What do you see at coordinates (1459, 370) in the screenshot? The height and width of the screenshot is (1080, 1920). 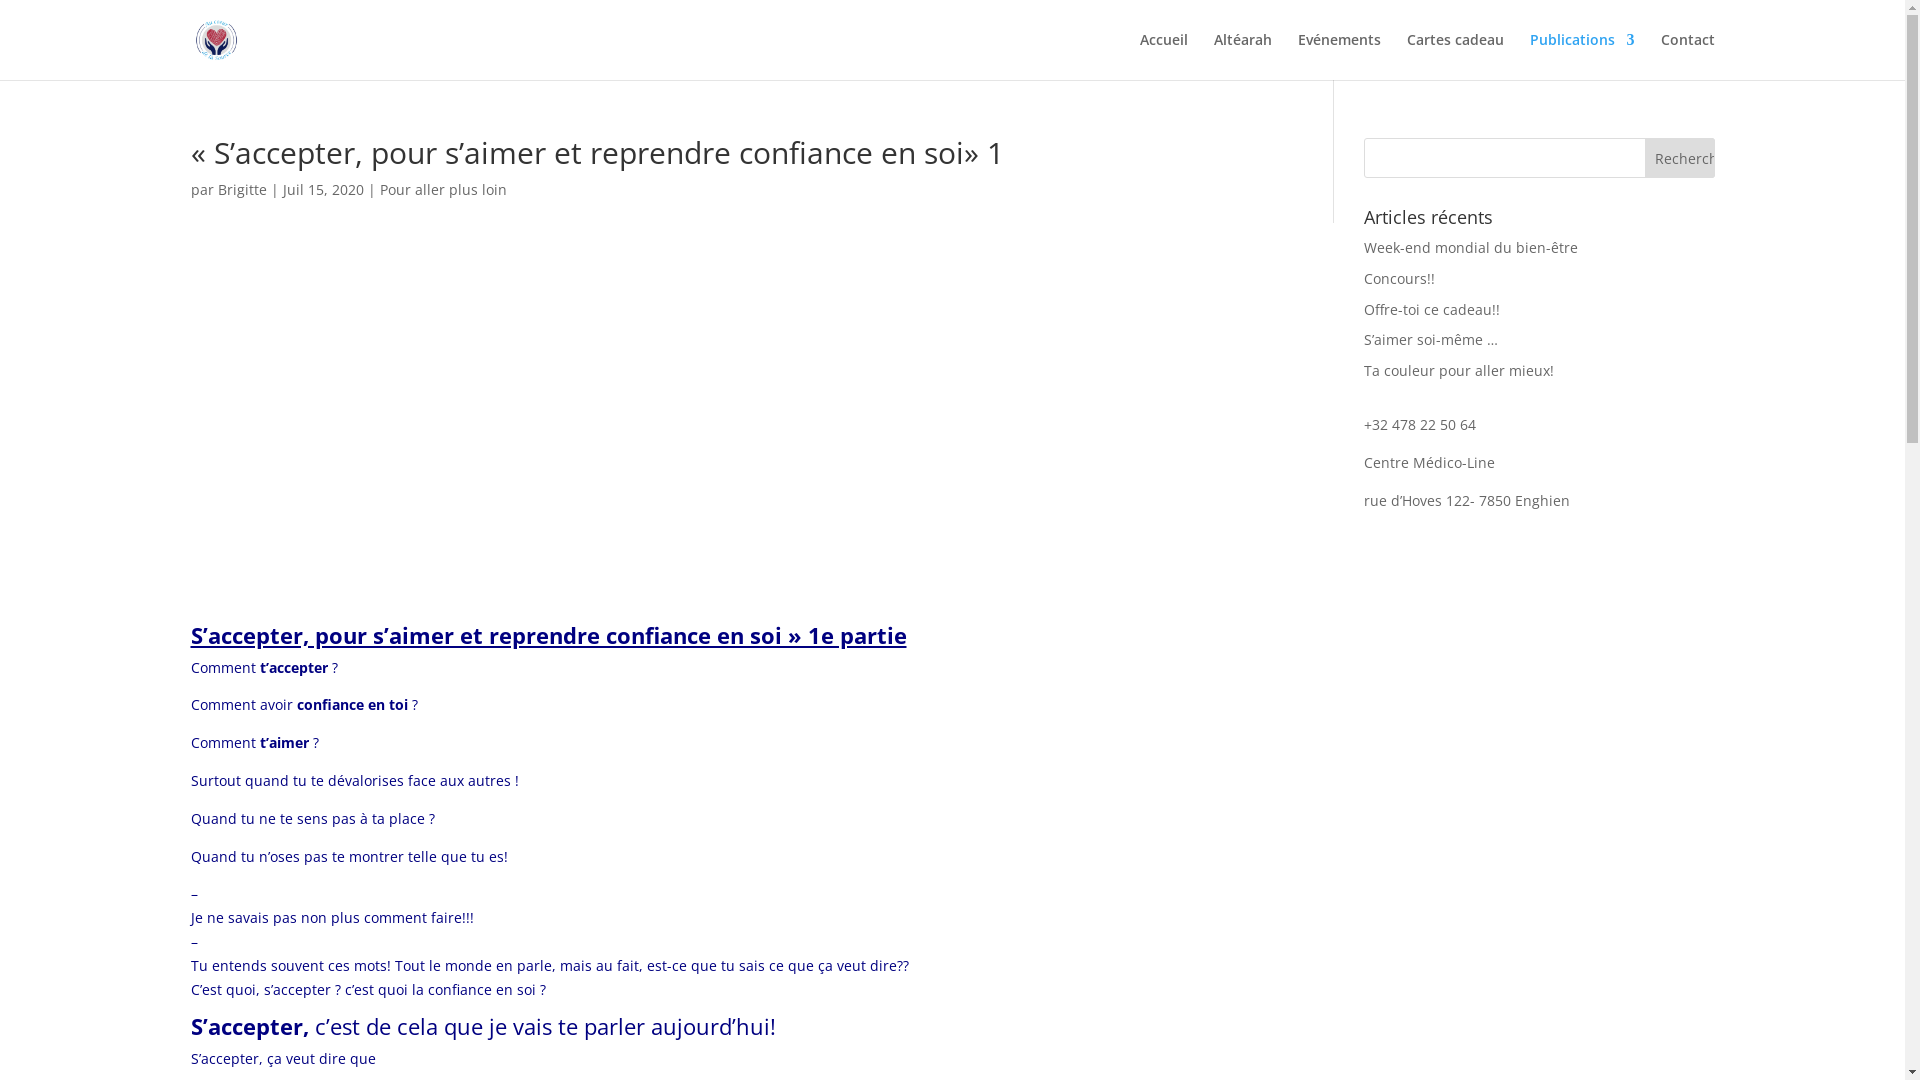 I see `'Ta couleur pour aller mieux!'` at bounding box center [1459, 370].